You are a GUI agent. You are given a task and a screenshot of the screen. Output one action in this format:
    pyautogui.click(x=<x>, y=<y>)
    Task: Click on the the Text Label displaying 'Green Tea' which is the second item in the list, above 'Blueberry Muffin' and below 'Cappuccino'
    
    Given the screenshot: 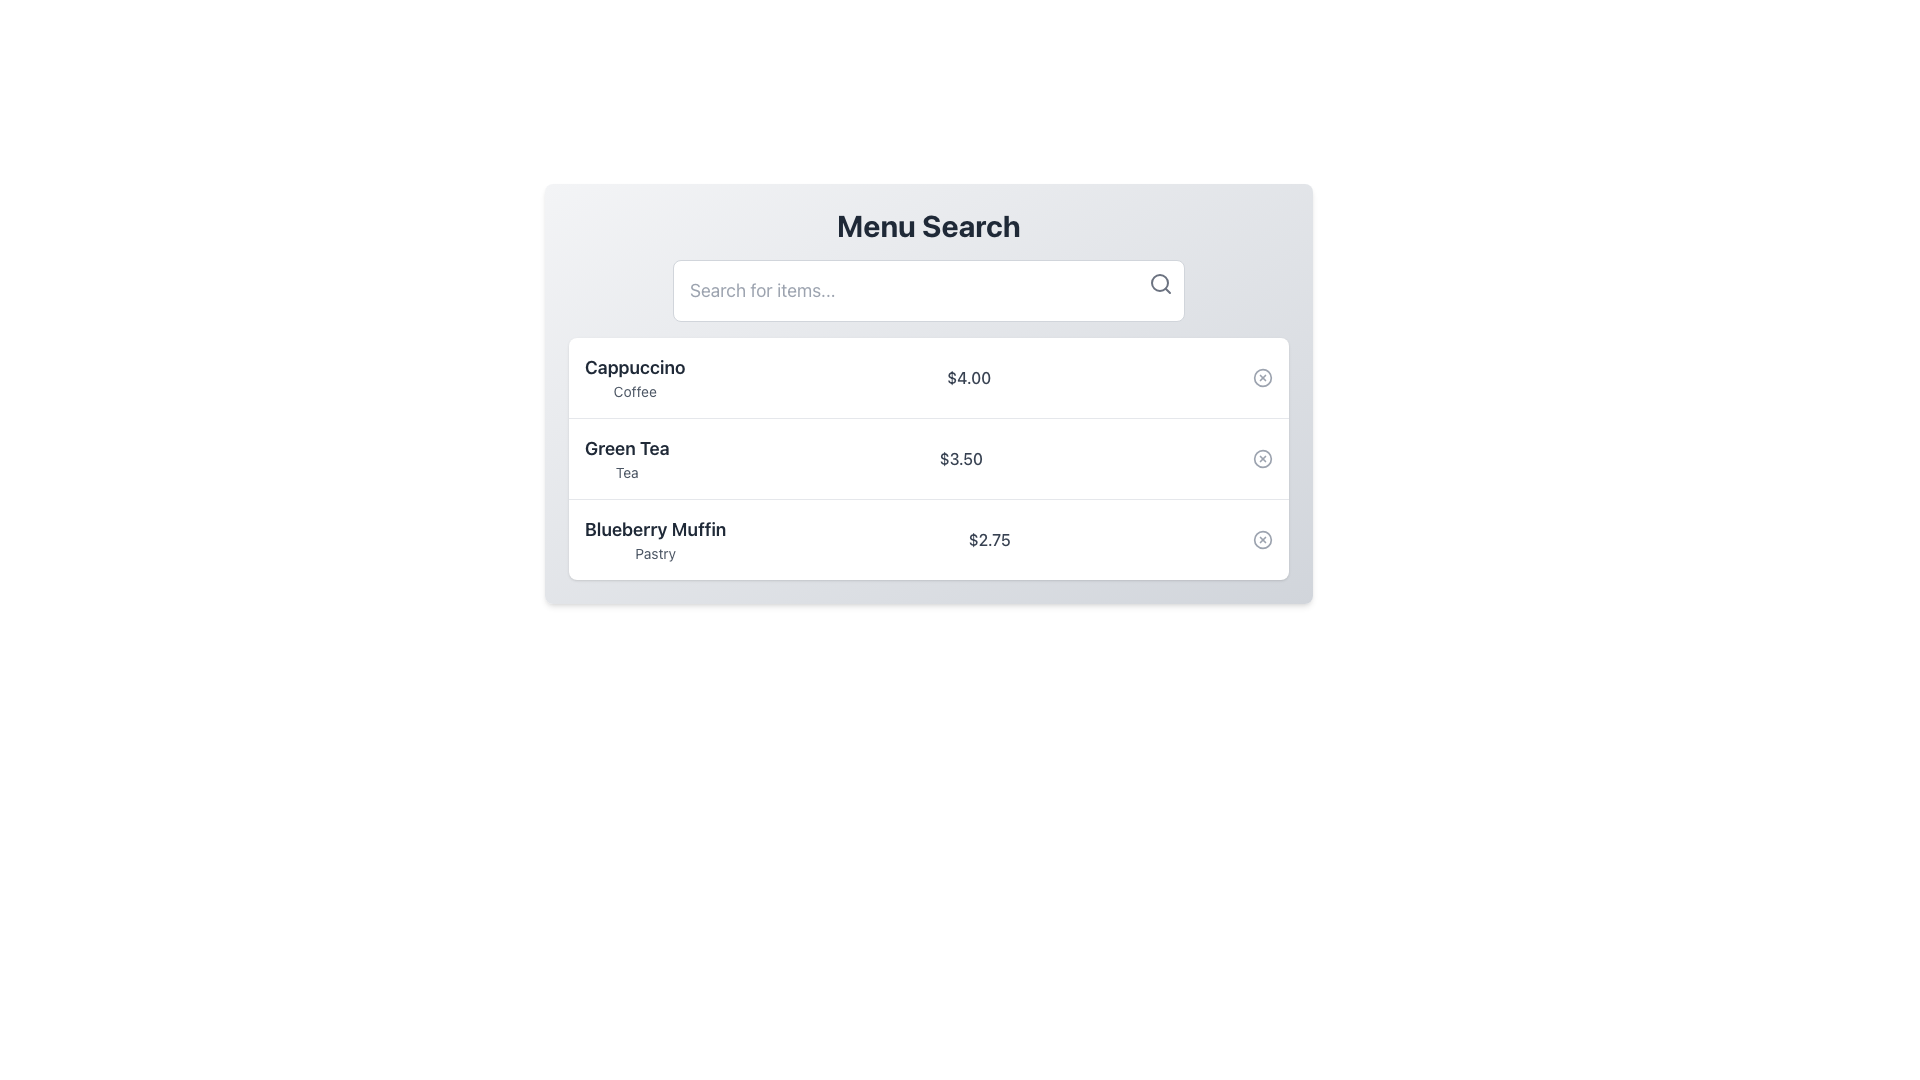 What is the action you would take?
    pyautogui.click(x=626, y=459)
    